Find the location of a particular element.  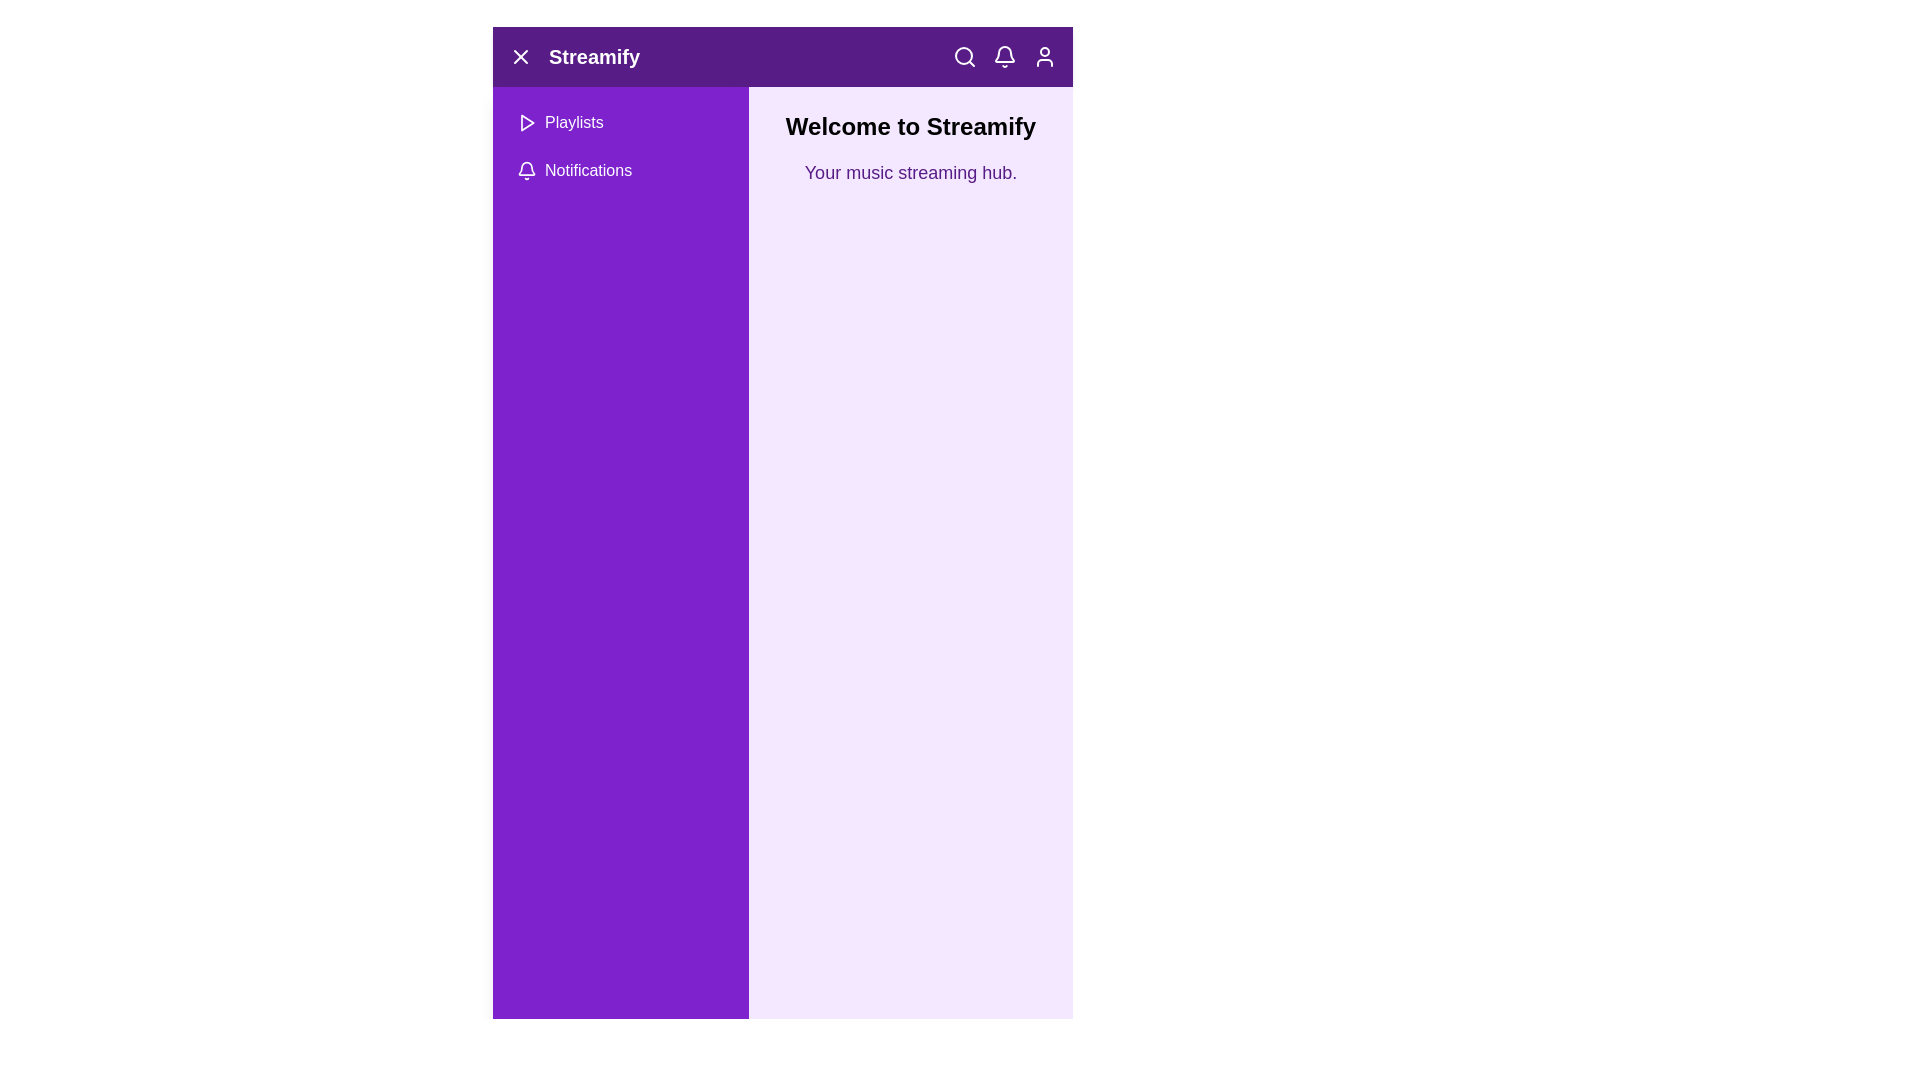

the play icon, which is a triangular shape pointing to the right, located in the navigation menu as the leftmost component in the 'Playlists' item row is located at coordinates (527, 123).